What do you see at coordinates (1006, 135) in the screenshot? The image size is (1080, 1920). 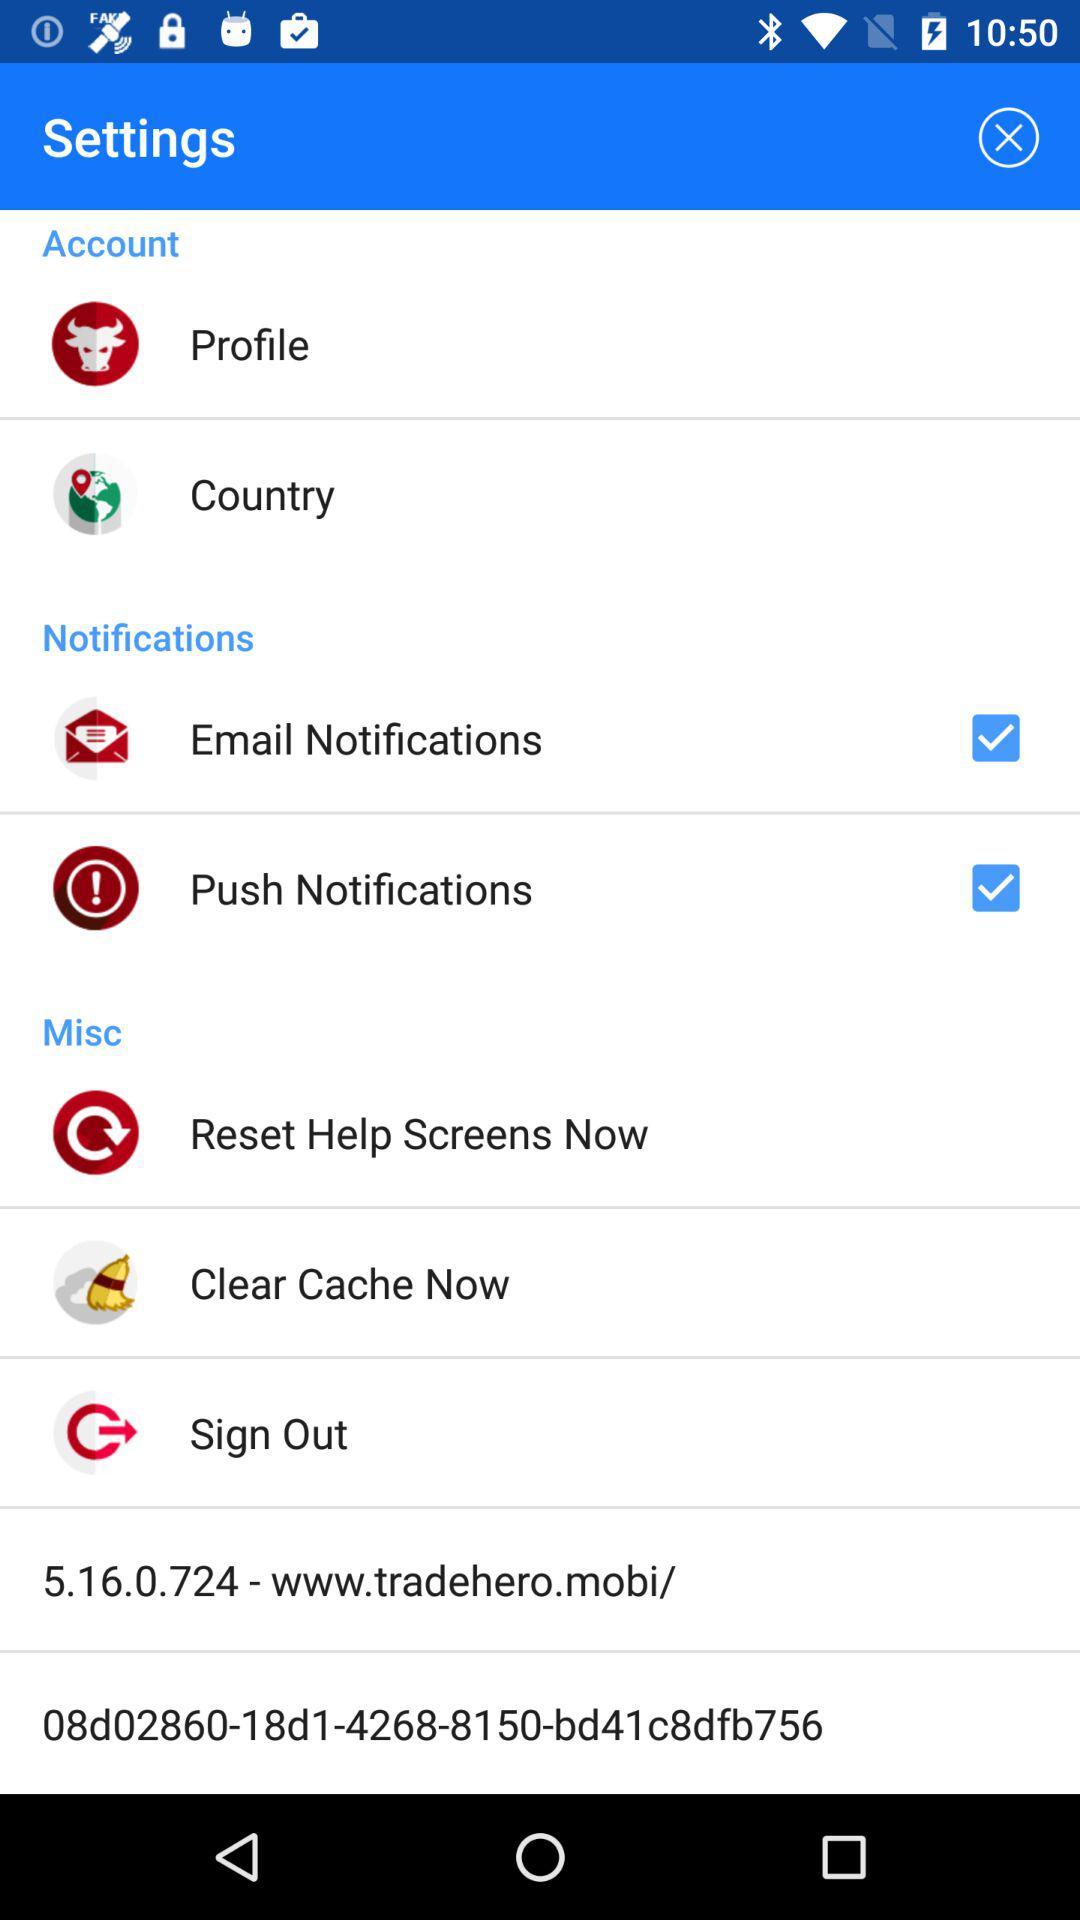 I see `icon to the right of the settings` at bounding box center [1006, 135].